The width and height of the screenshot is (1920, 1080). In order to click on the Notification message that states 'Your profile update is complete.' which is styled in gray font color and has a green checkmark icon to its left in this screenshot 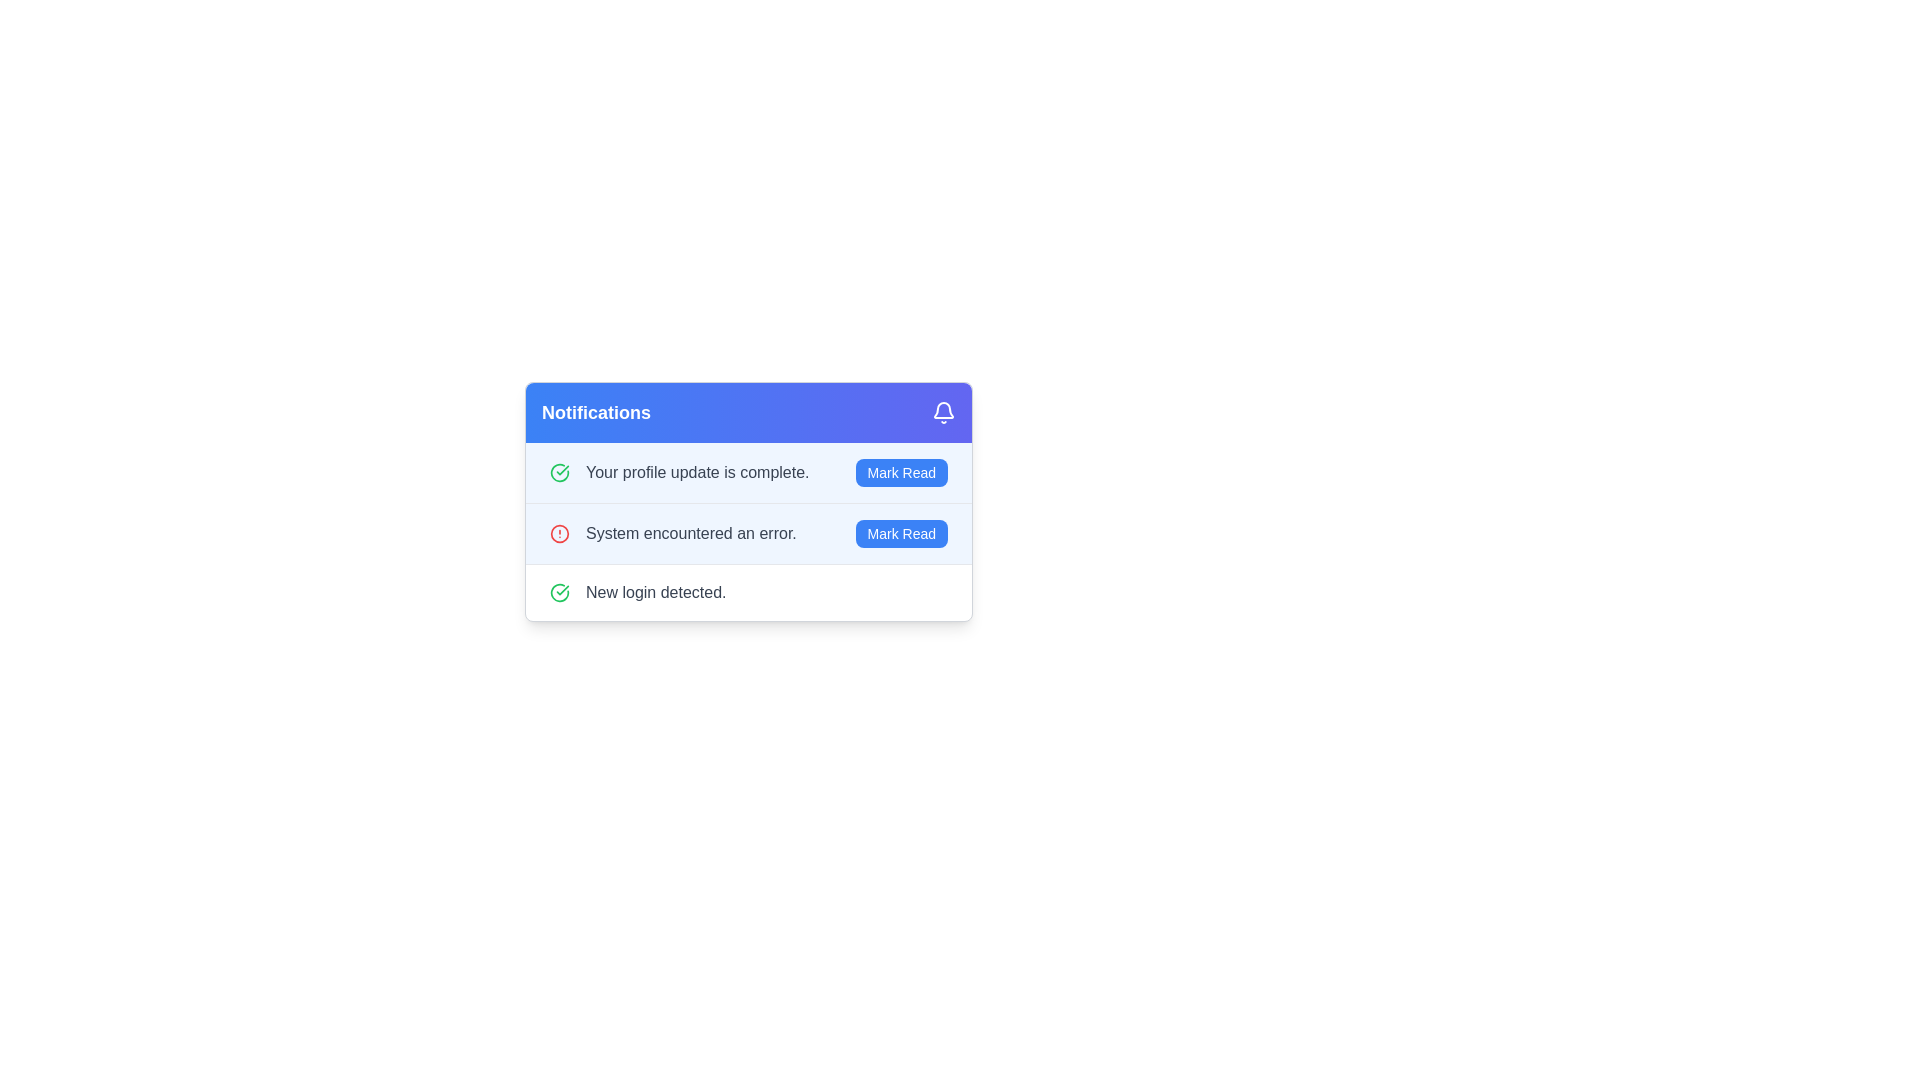, I will do `click(679, 473)`.